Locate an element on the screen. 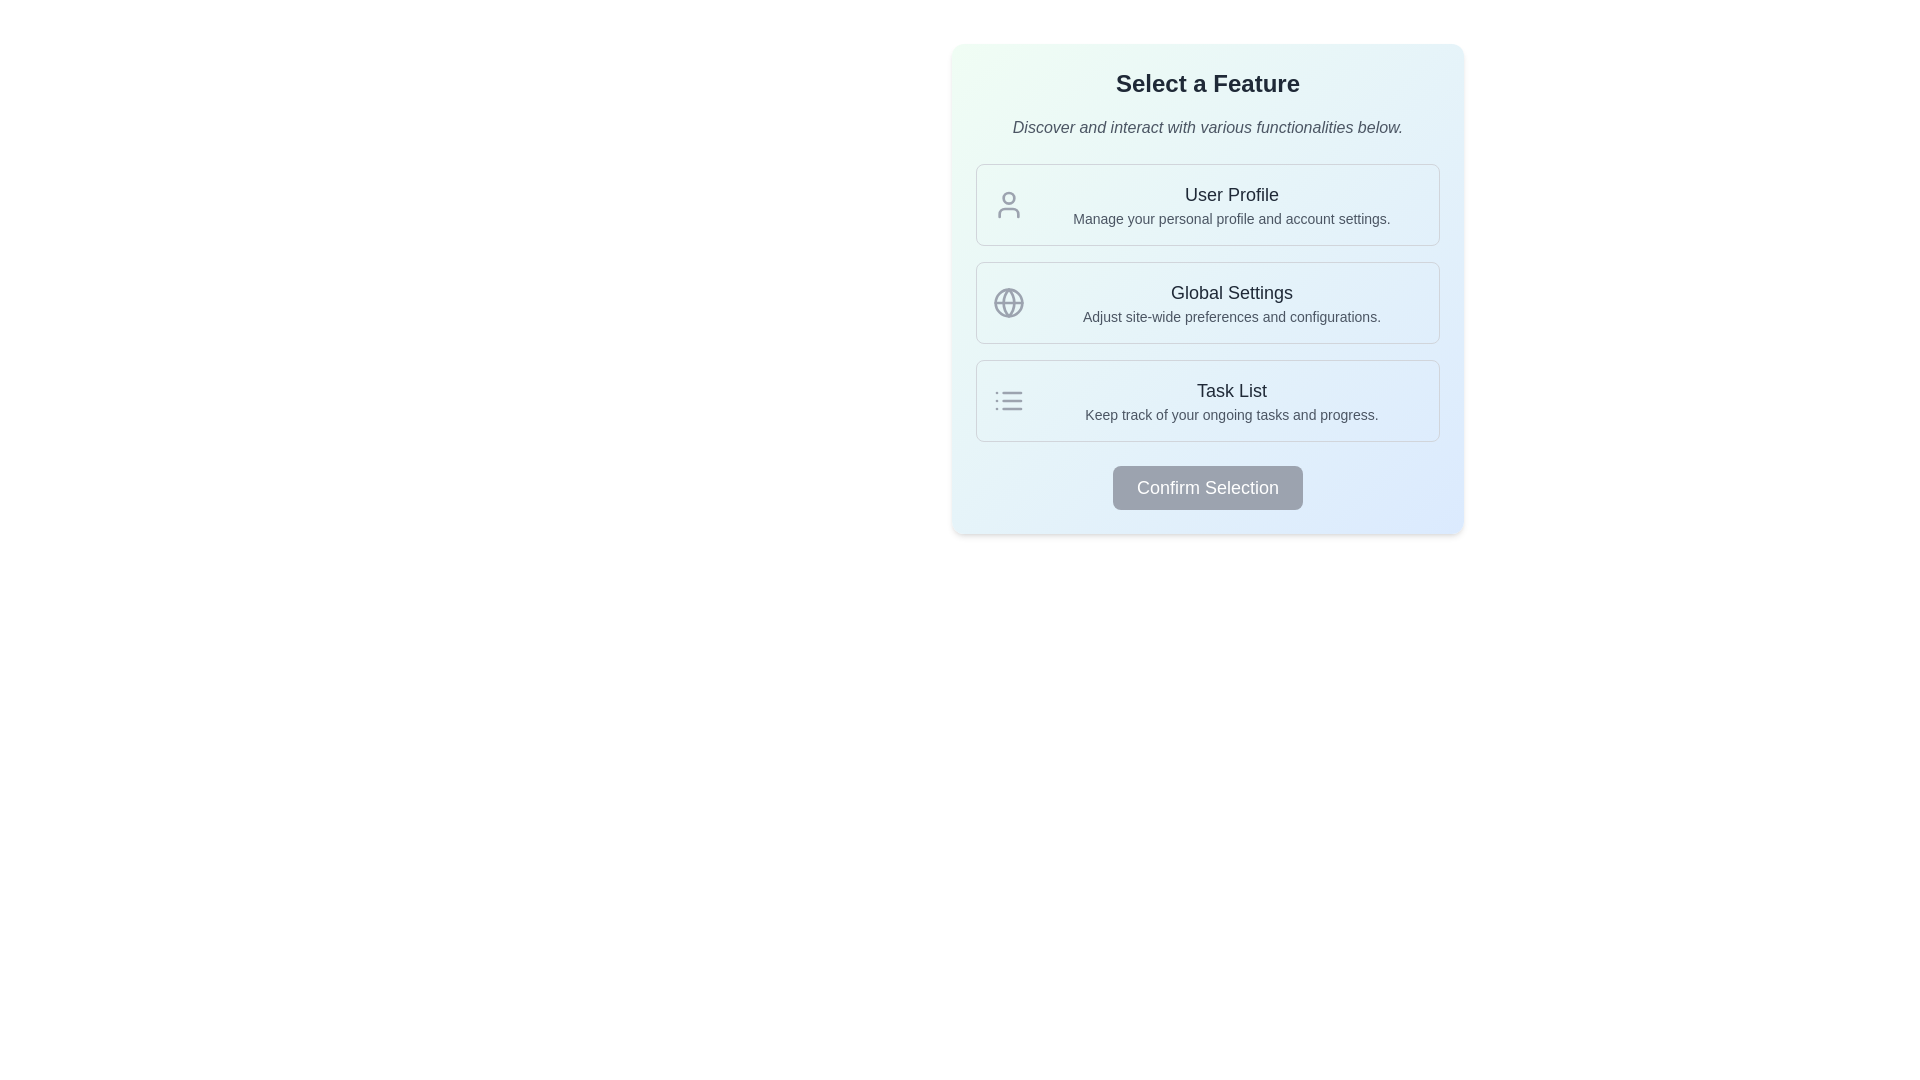  properties of the 'Global Settings' navigation option, which is a rectangular section containing a bold heading and subtext about site-wide preferences, located in the 'Select a Feature' list is located at coordinates (1207, 303).